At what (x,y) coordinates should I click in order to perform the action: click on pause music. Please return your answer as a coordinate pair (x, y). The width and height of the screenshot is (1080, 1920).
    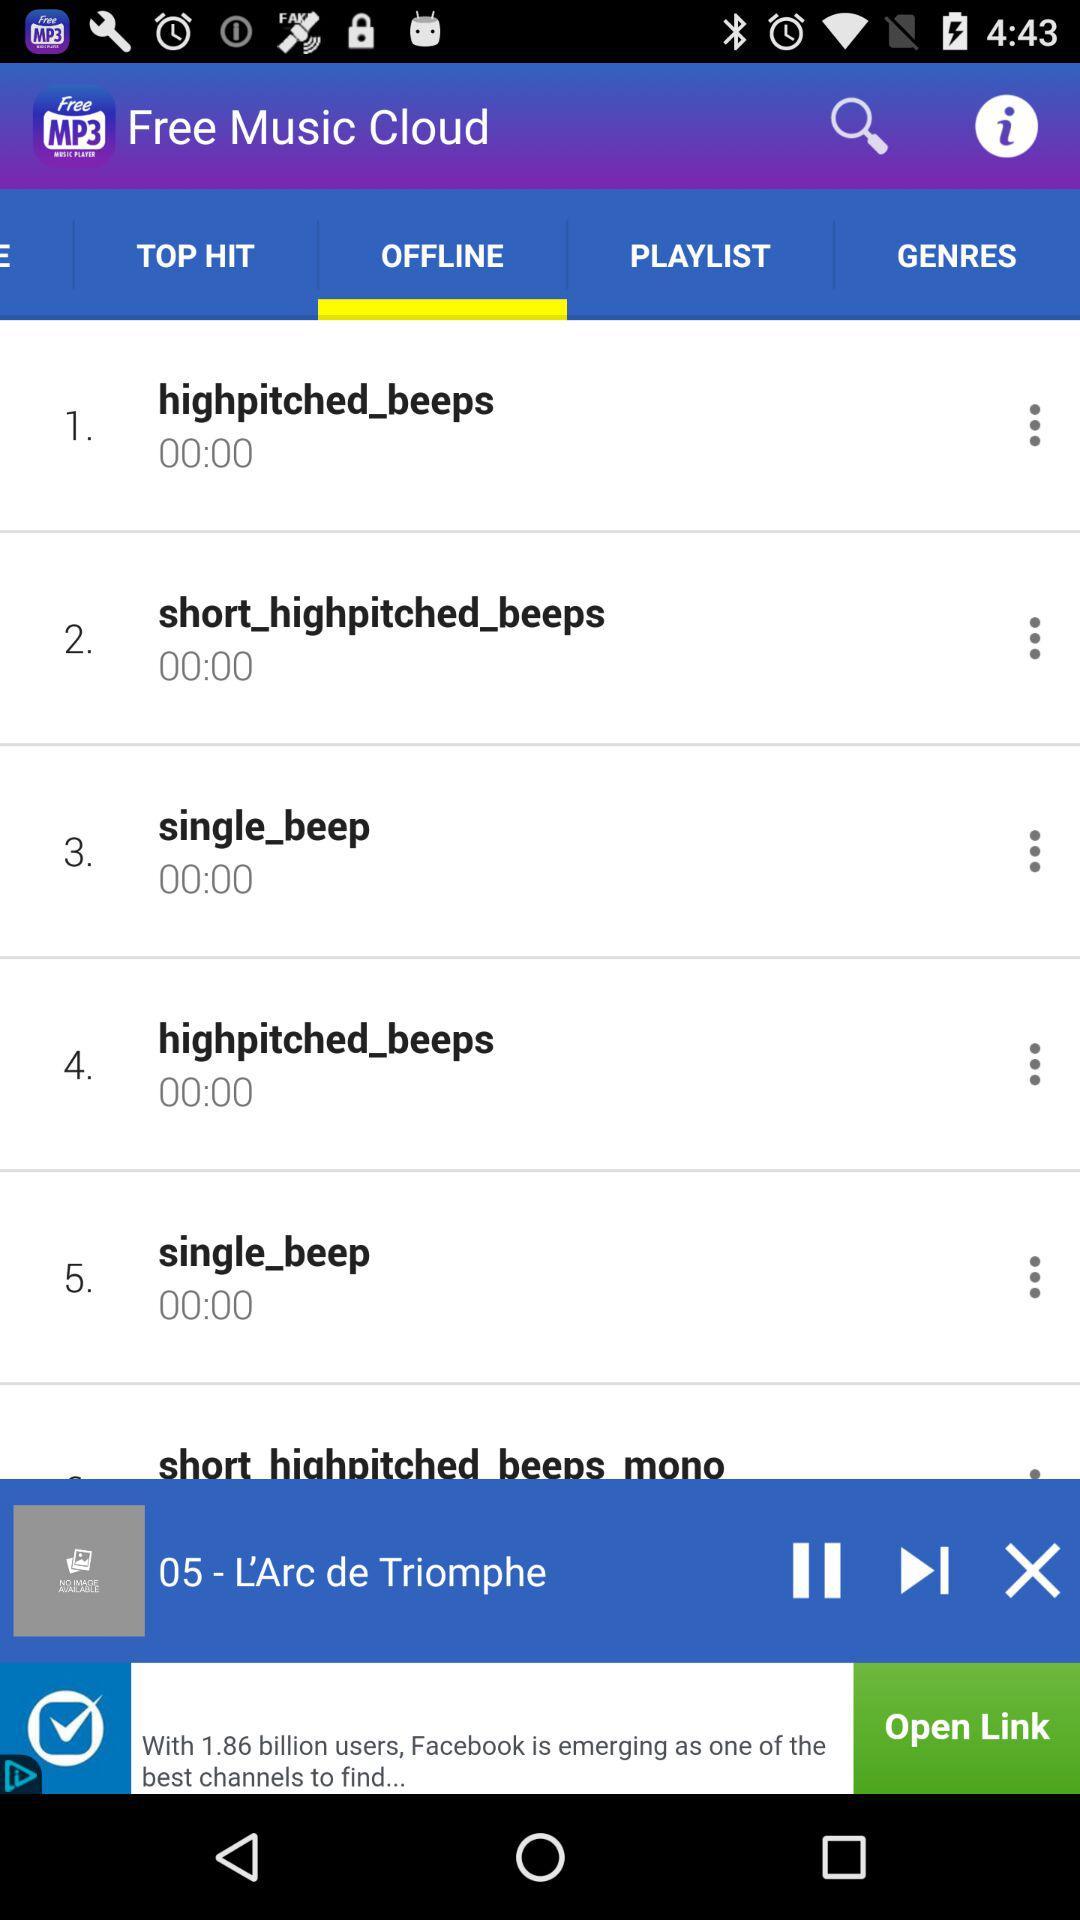
    Looking at the image, I should click on (816, 1569).